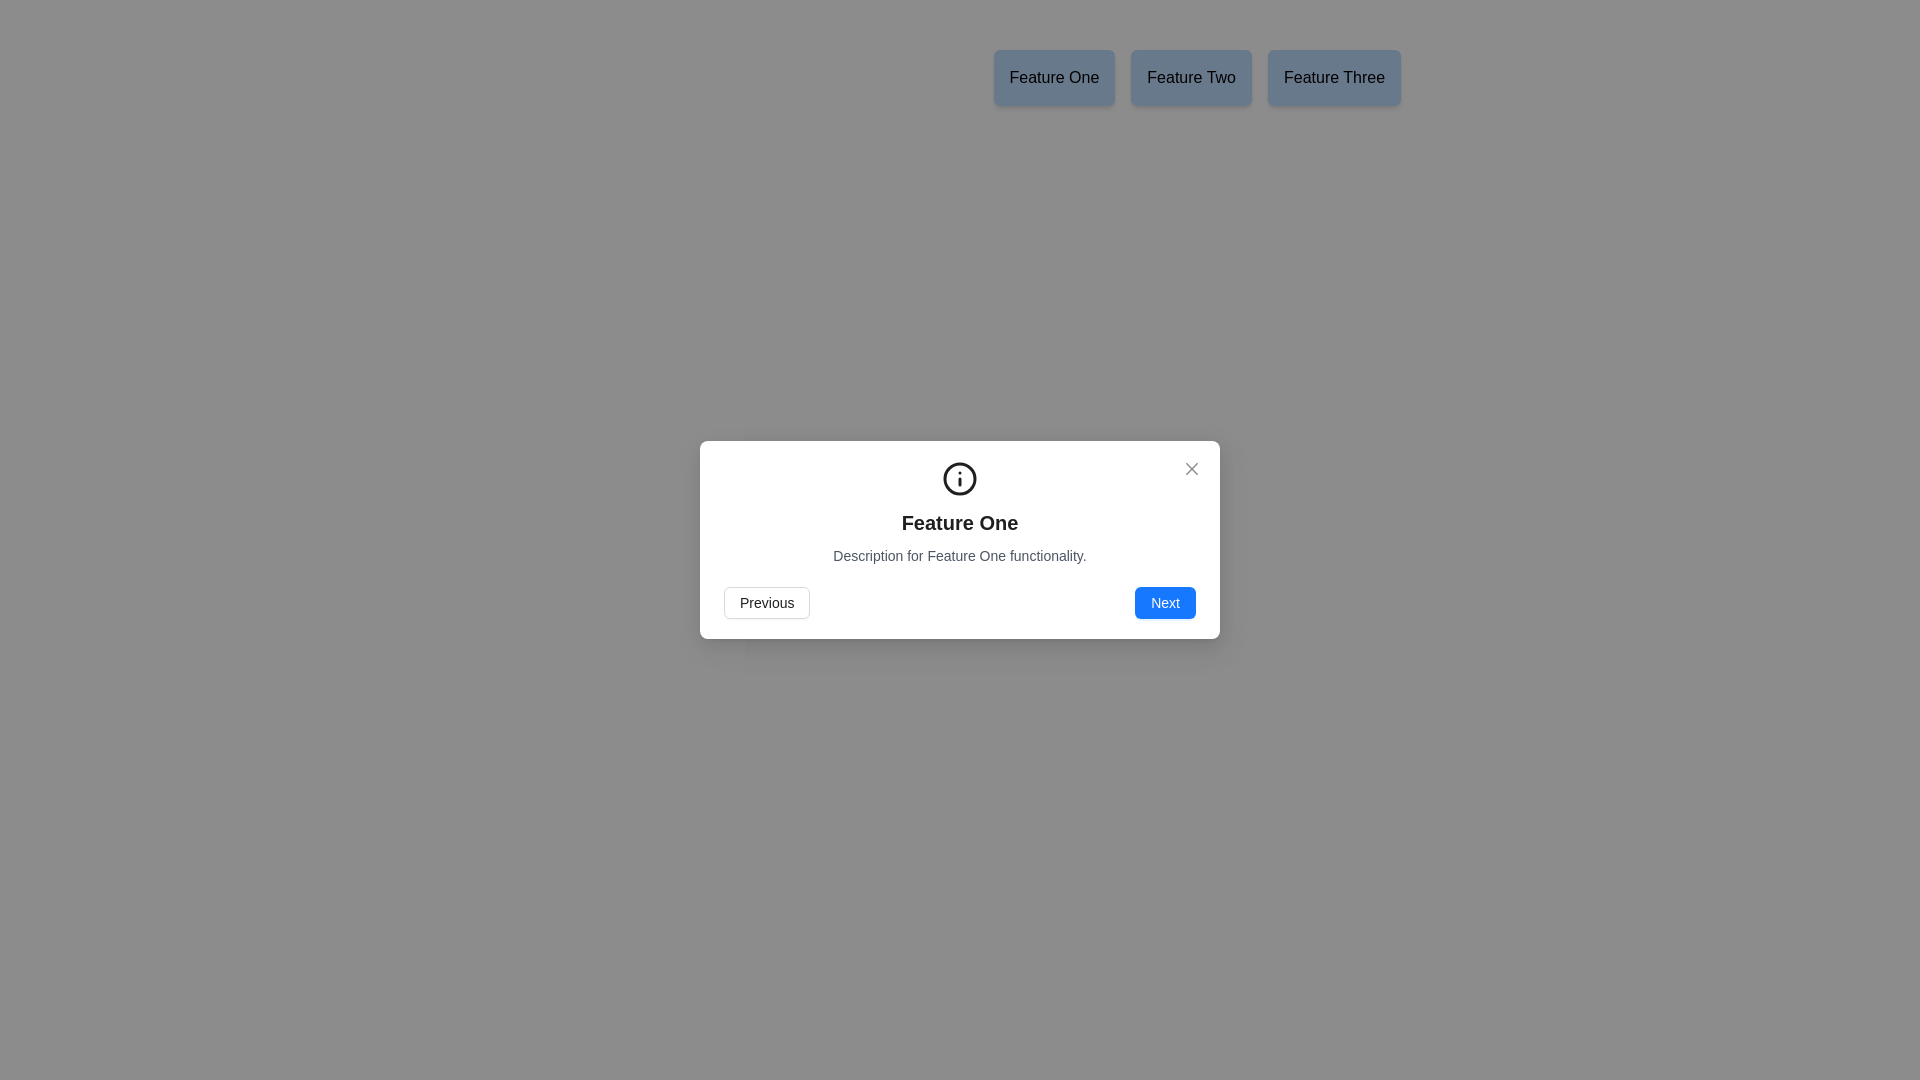 The image size is (1920, 1080). What do you see at coordinates (1334, 76) in the screenshot?
I see `the third button representing 'Feature Three'` at bounding box center [1334, 76].